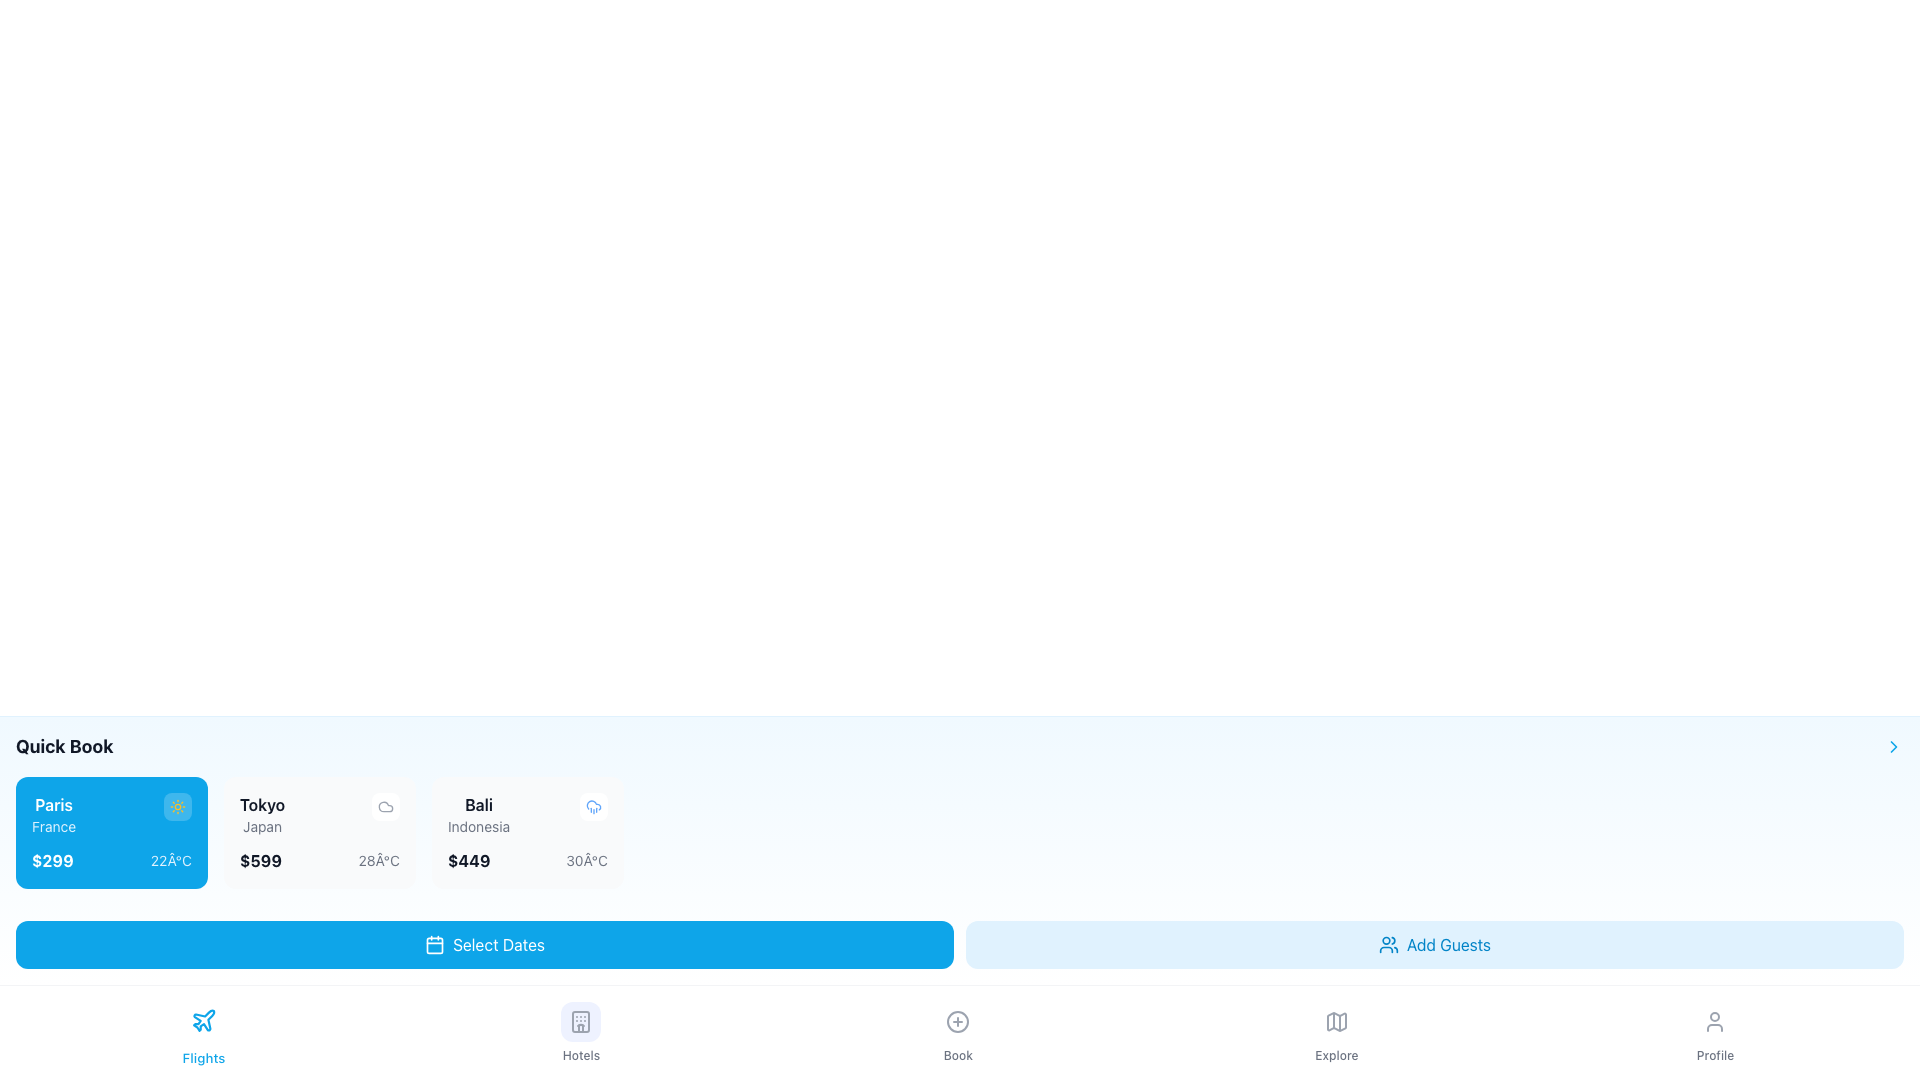  I want to click on the profile icon located in the bottom navigation bar, which is the last option and is centrally aligned above the text 'Profile', so click(1714, 1022).